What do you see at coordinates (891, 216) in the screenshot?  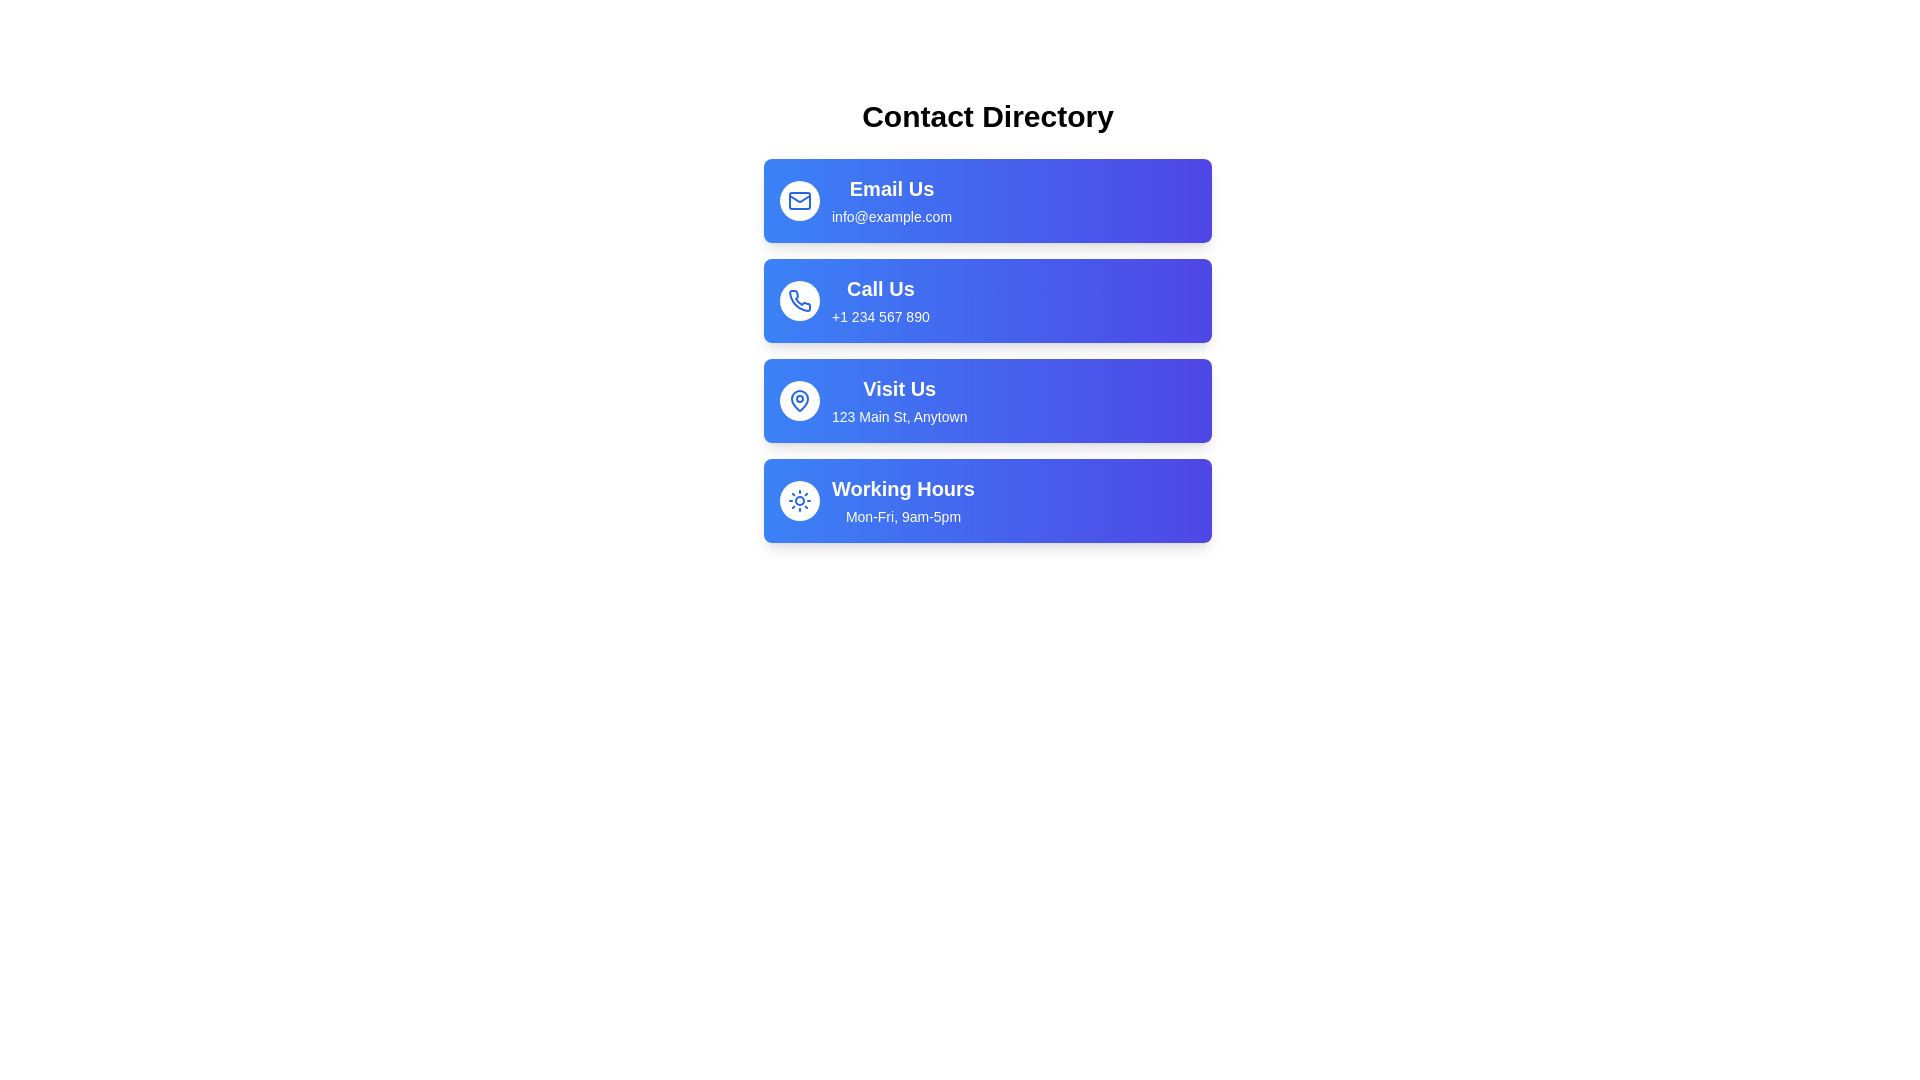 I see `the text element displaying 'info@example.com', which is located directly below the 'Email Us' header in a blue background` at bounding box center [891, 216].